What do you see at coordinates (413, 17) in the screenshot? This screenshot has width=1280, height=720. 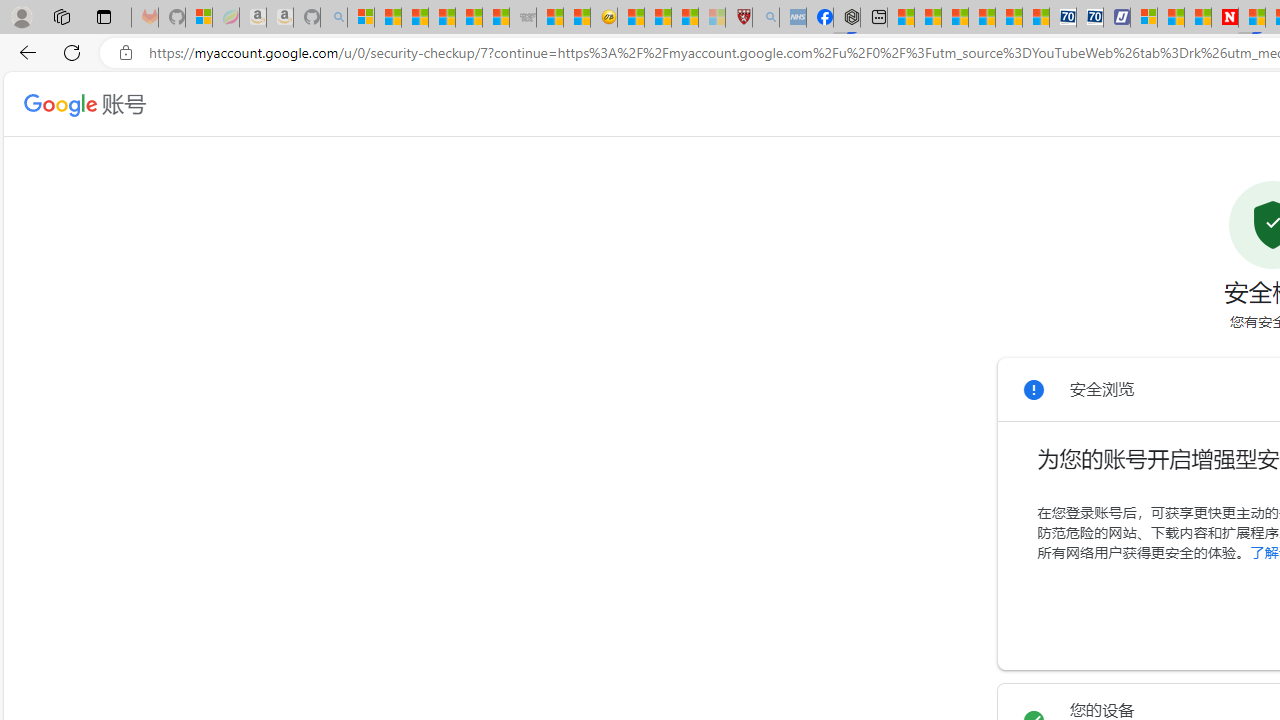 I see `'The Weather Channel - MSN'` at bounding box center [413, 17].